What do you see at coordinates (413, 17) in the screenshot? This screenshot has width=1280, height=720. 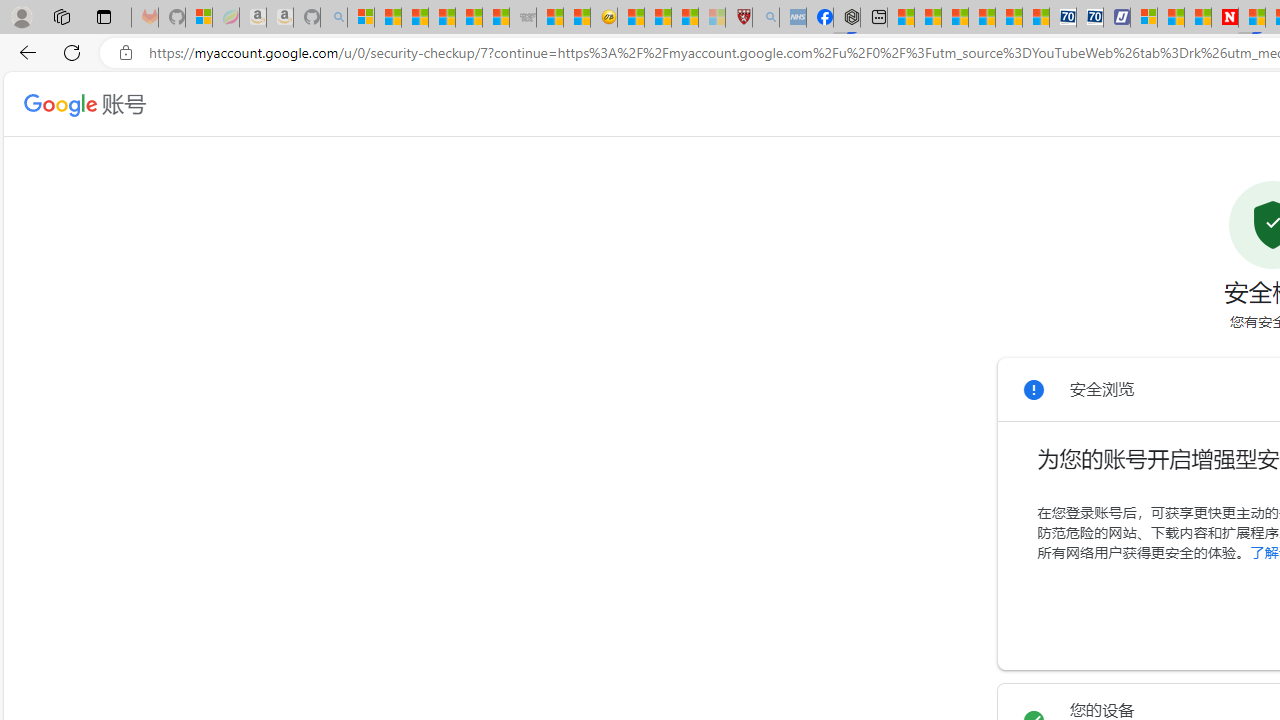 I see `'The Weather Channel - MSN'` at bounding box center [413, 17].